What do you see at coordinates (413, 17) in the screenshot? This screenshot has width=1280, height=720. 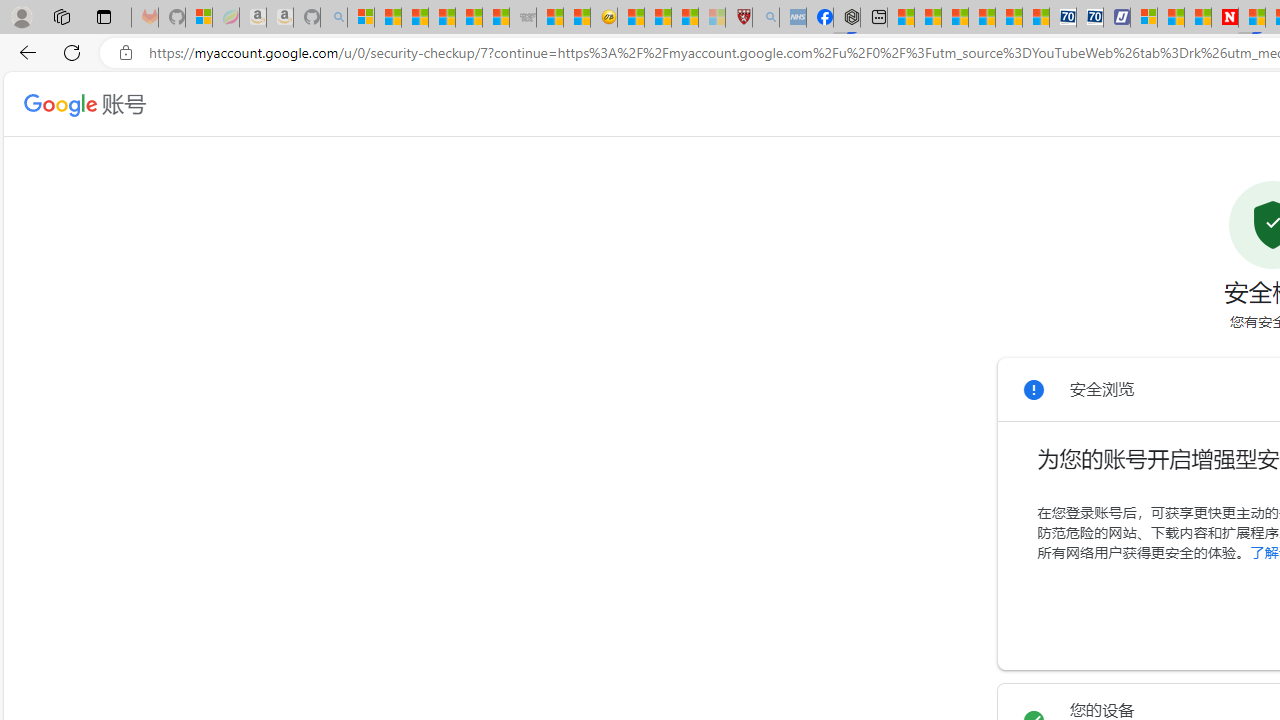 I see `'The Weather Channel - MSN'` at bounding box center [413, 17].